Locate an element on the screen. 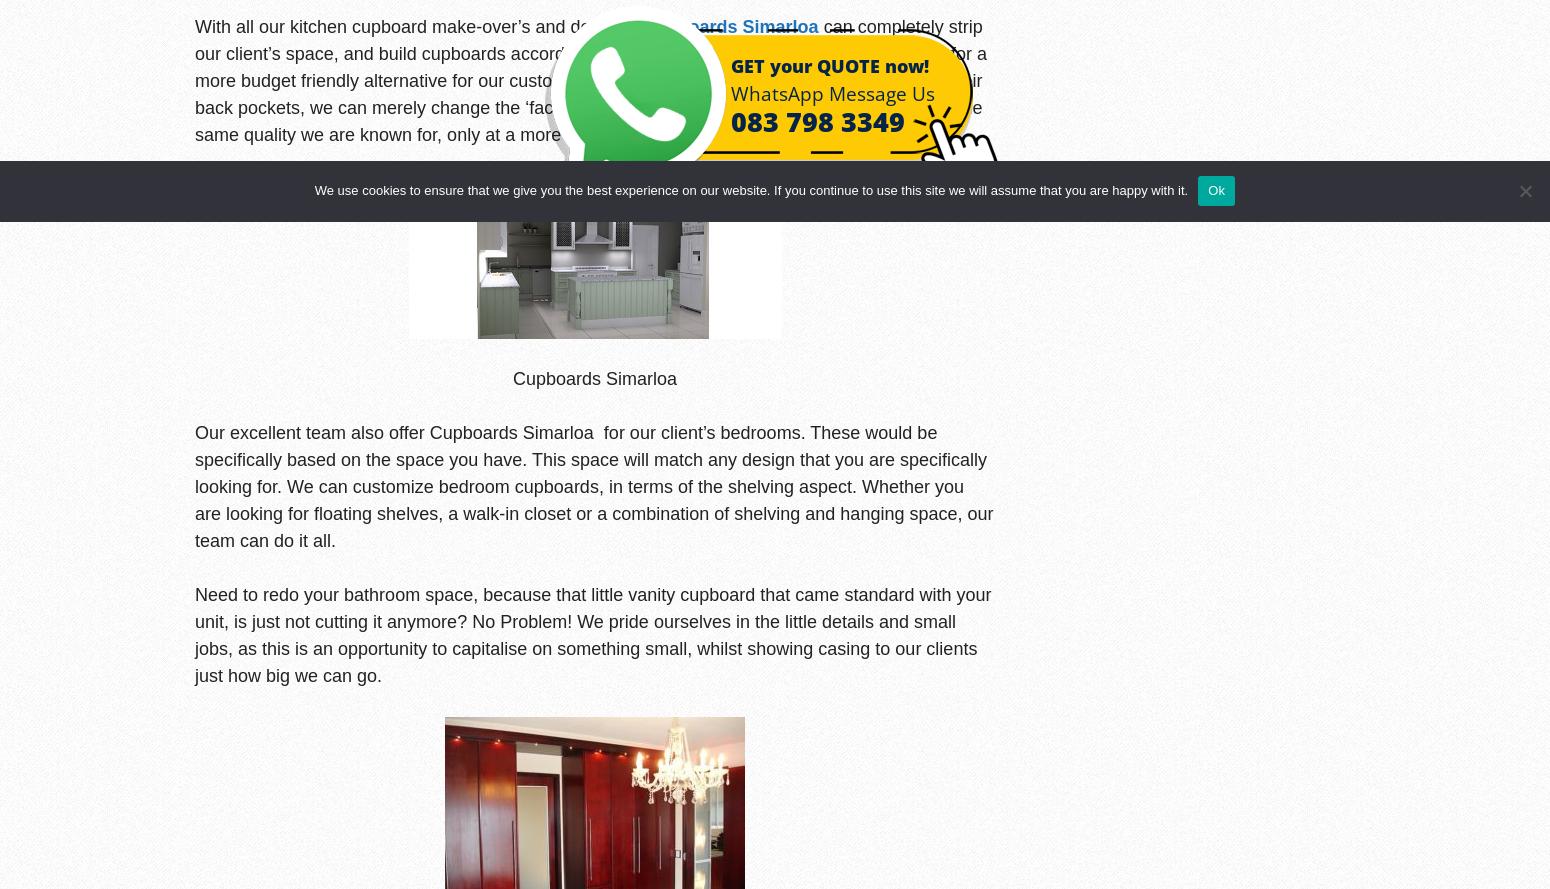  'WhatsApp Message Us' is located at coordinates (831, 92).